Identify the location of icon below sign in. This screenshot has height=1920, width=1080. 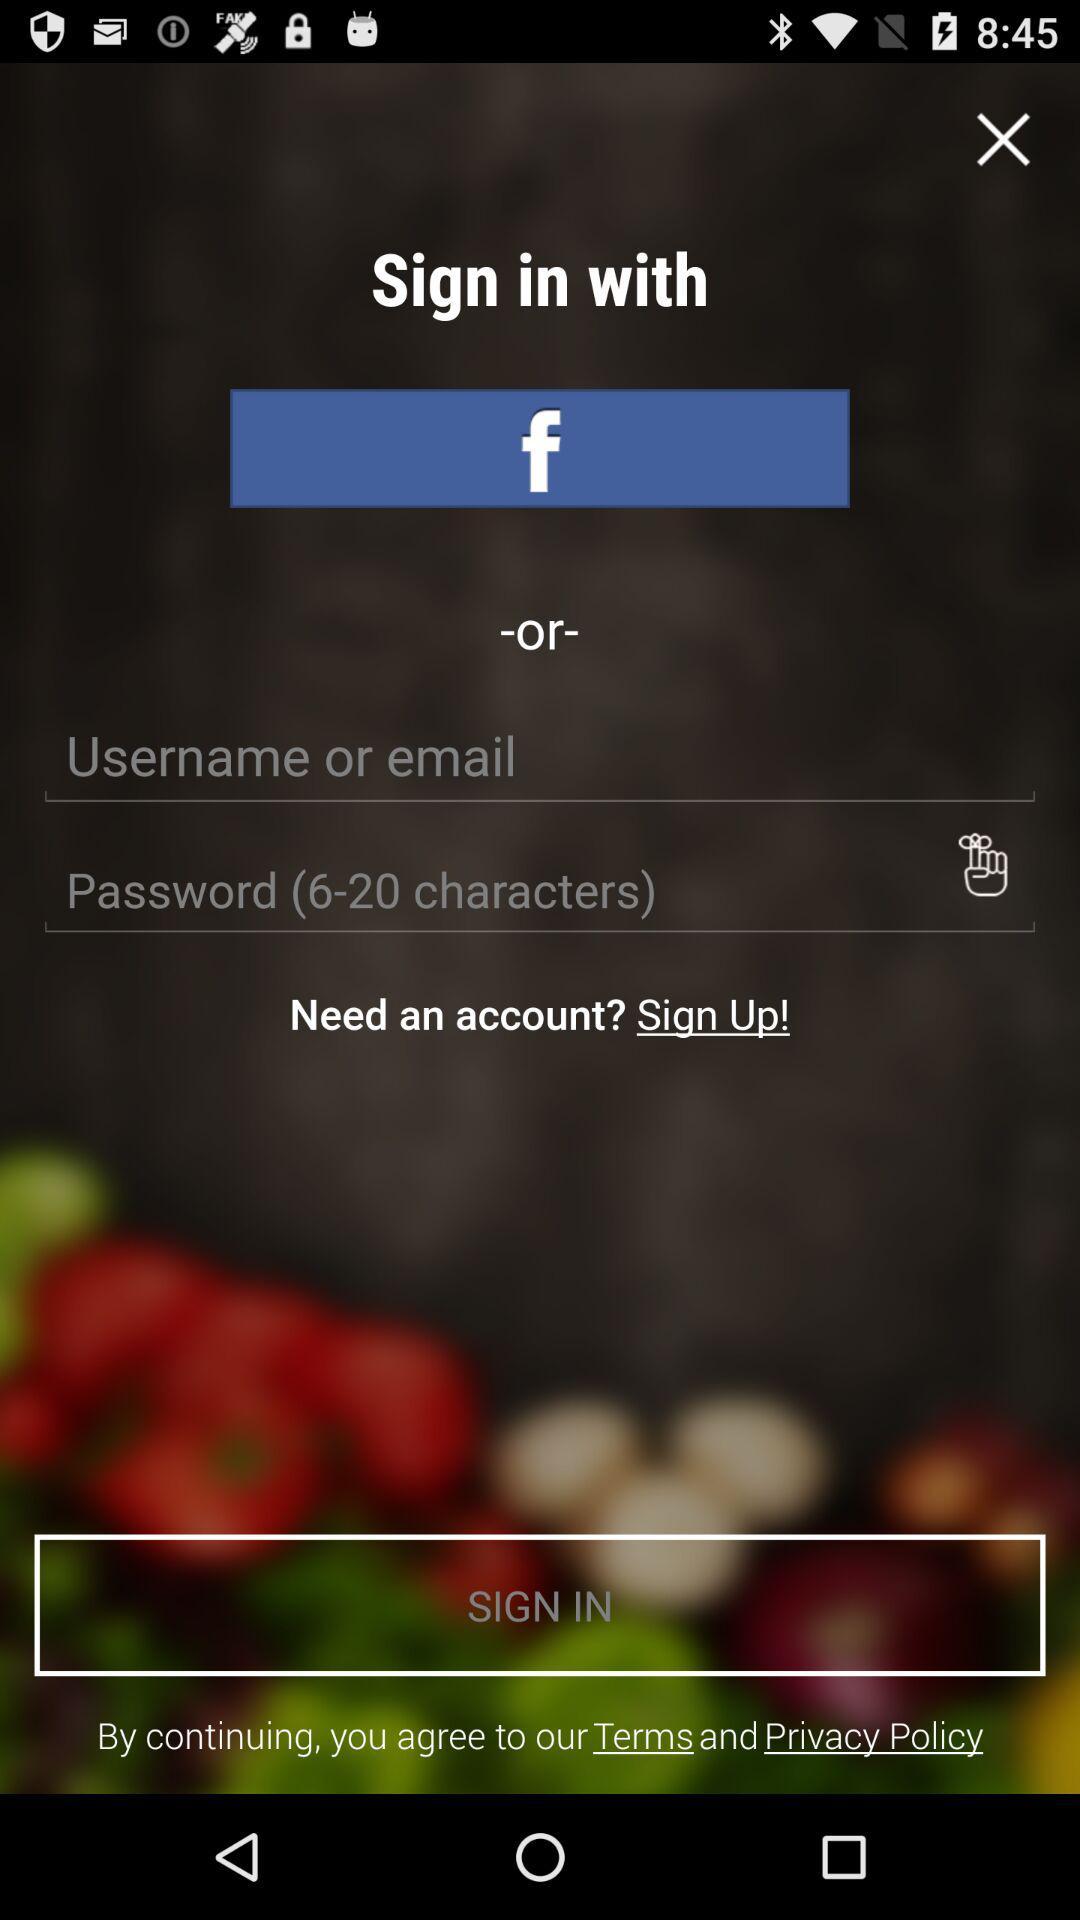
(643, 1734).